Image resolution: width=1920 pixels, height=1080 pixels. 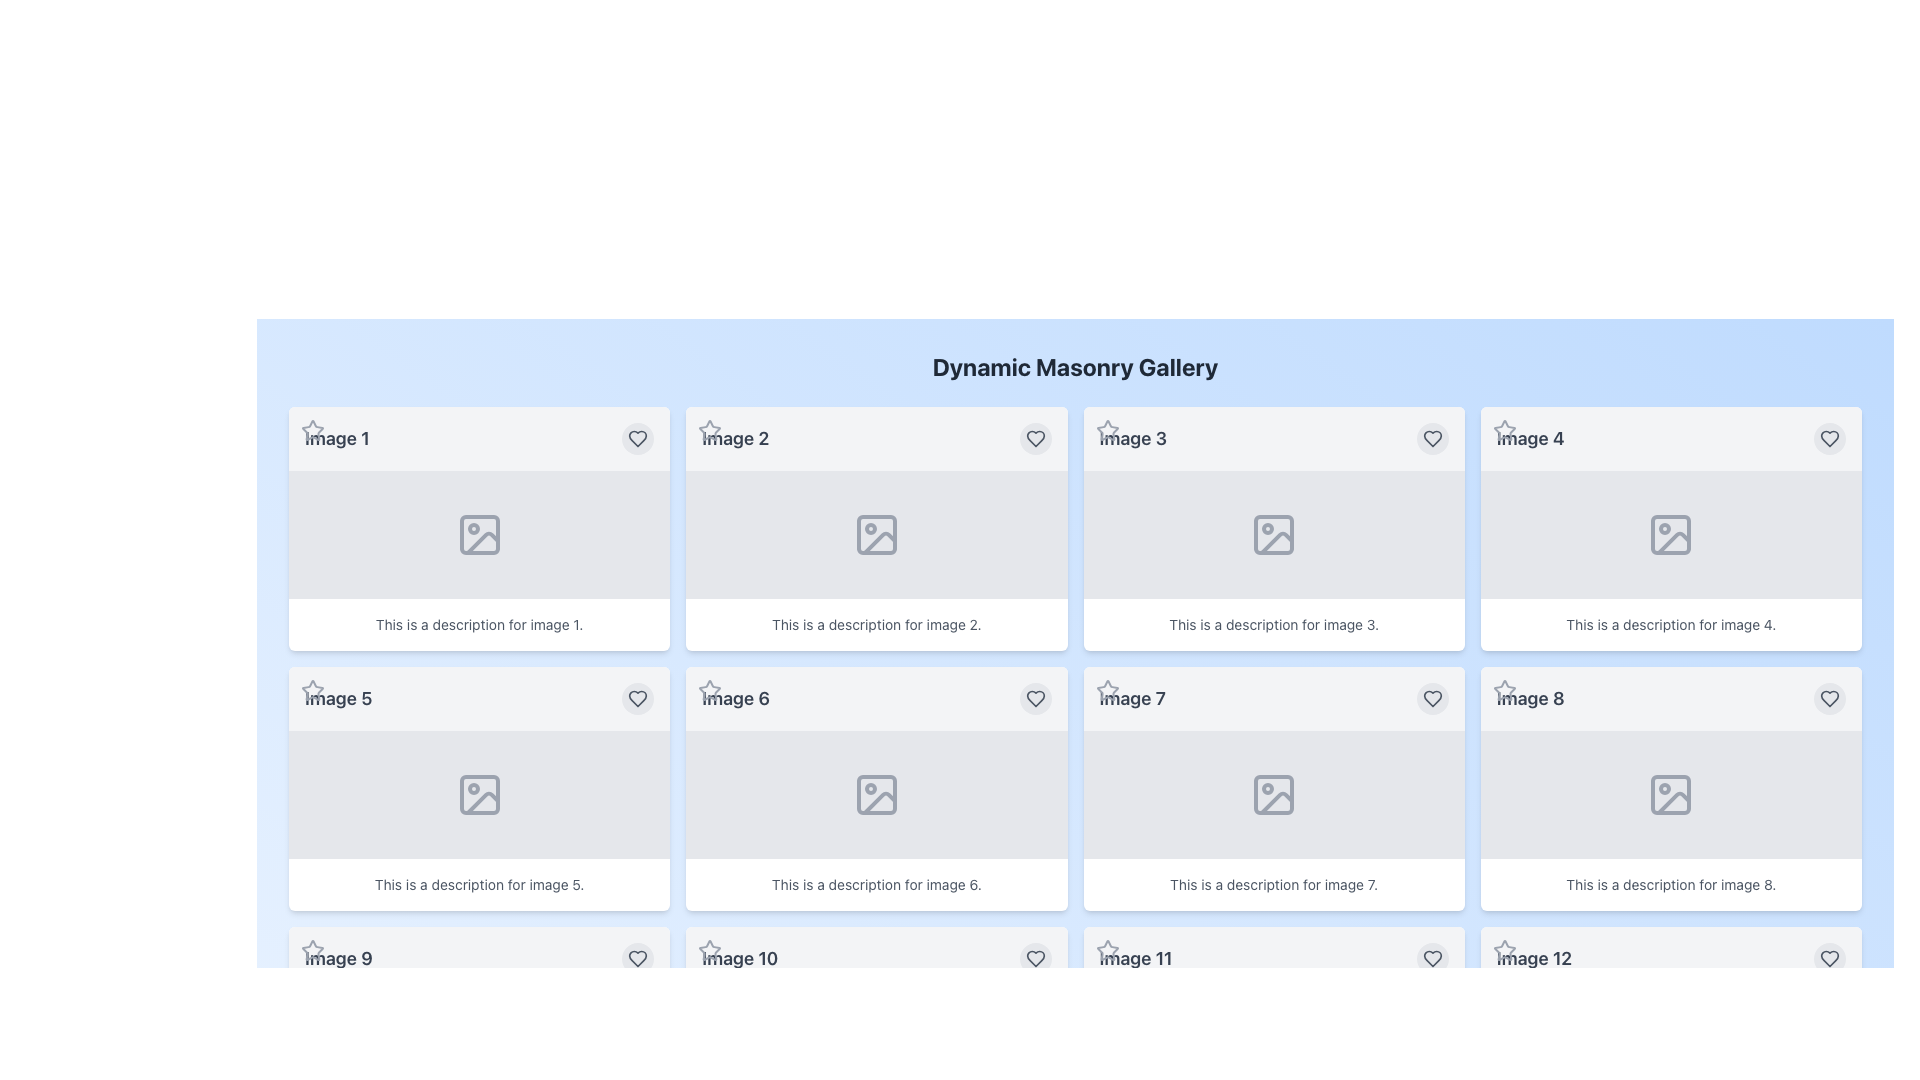 What do you see at coordinates (637, 958) in the screenshot?
I see `the 'like' or 'favorite' icon located at the bottom right corner of the card for 'Image 9'` at bounding box center [637, 958].